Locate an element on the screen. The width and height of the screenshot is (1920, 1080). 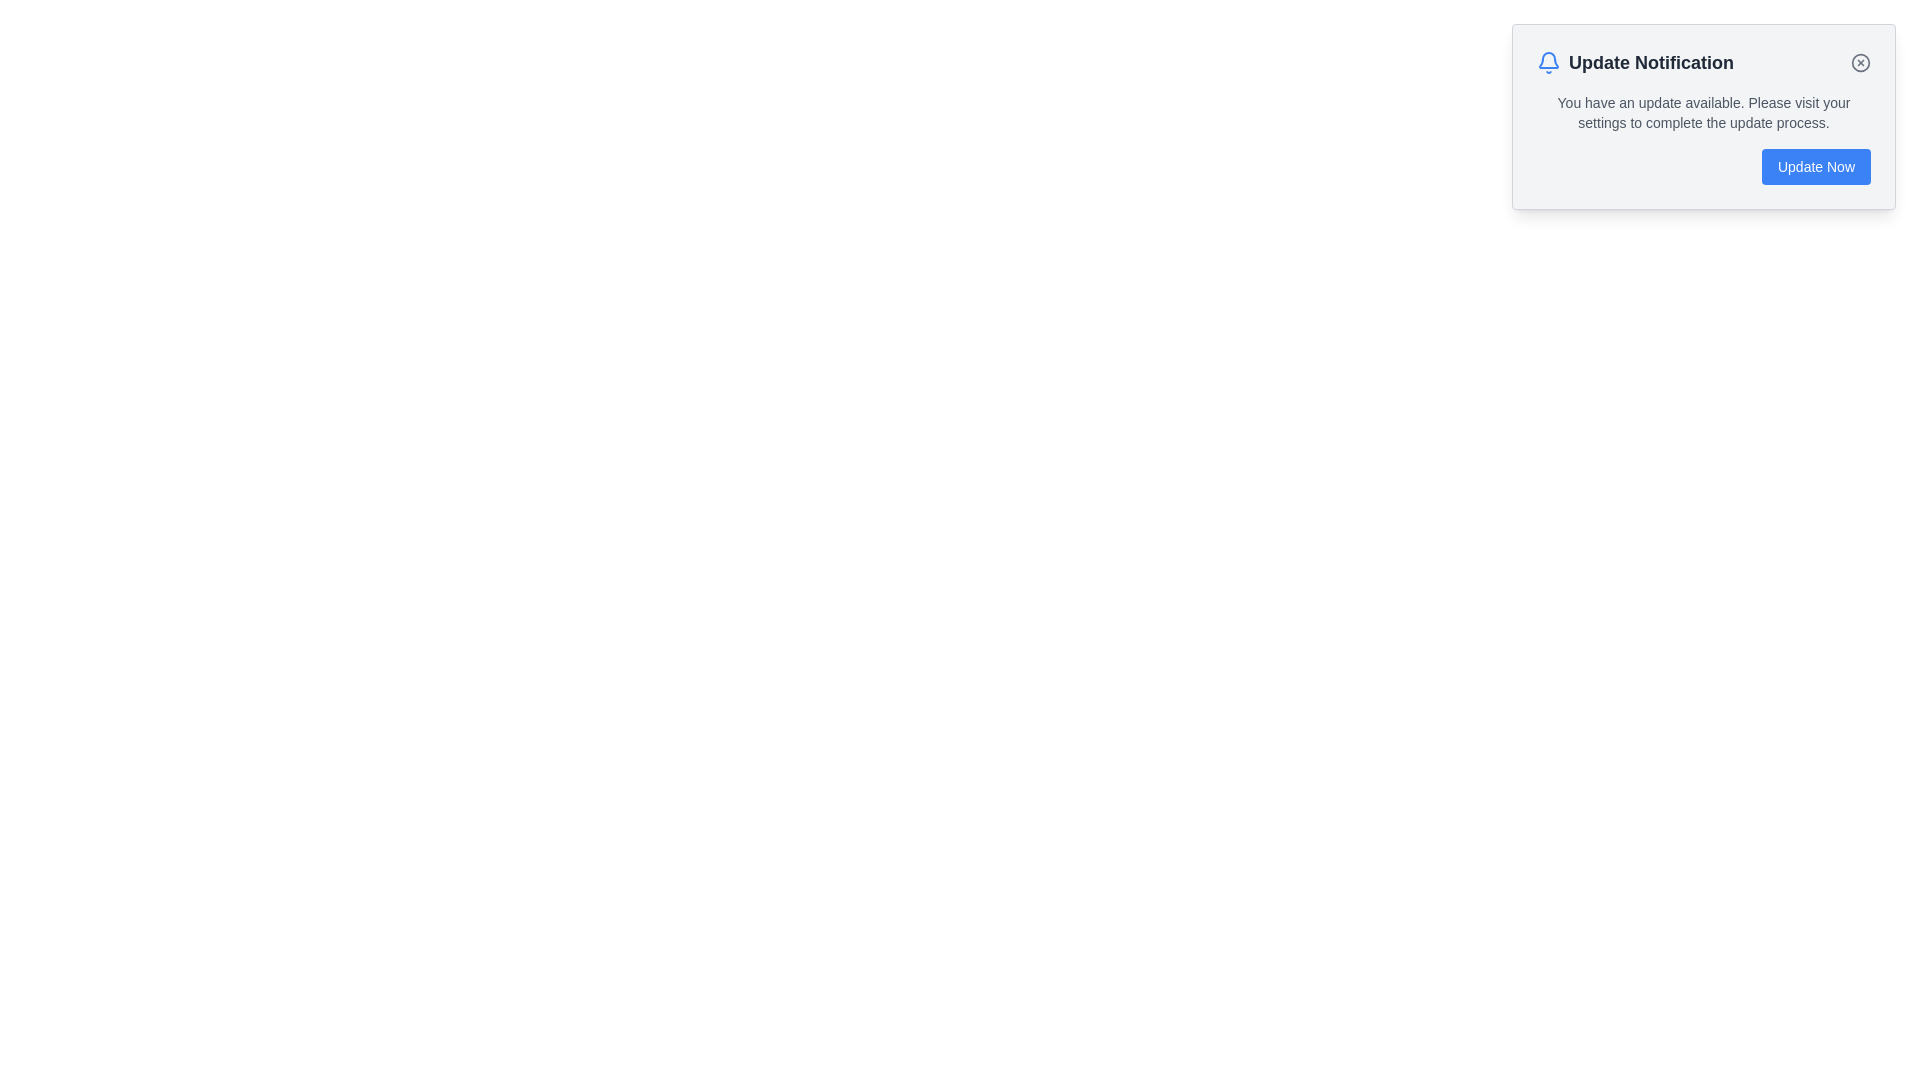
the 'Update Notification' text label which is styled in bold dark gray and located in the upper-left corner of the notification card, immediately to the right of the notification bell icon is located at coordinates (1651, 61).